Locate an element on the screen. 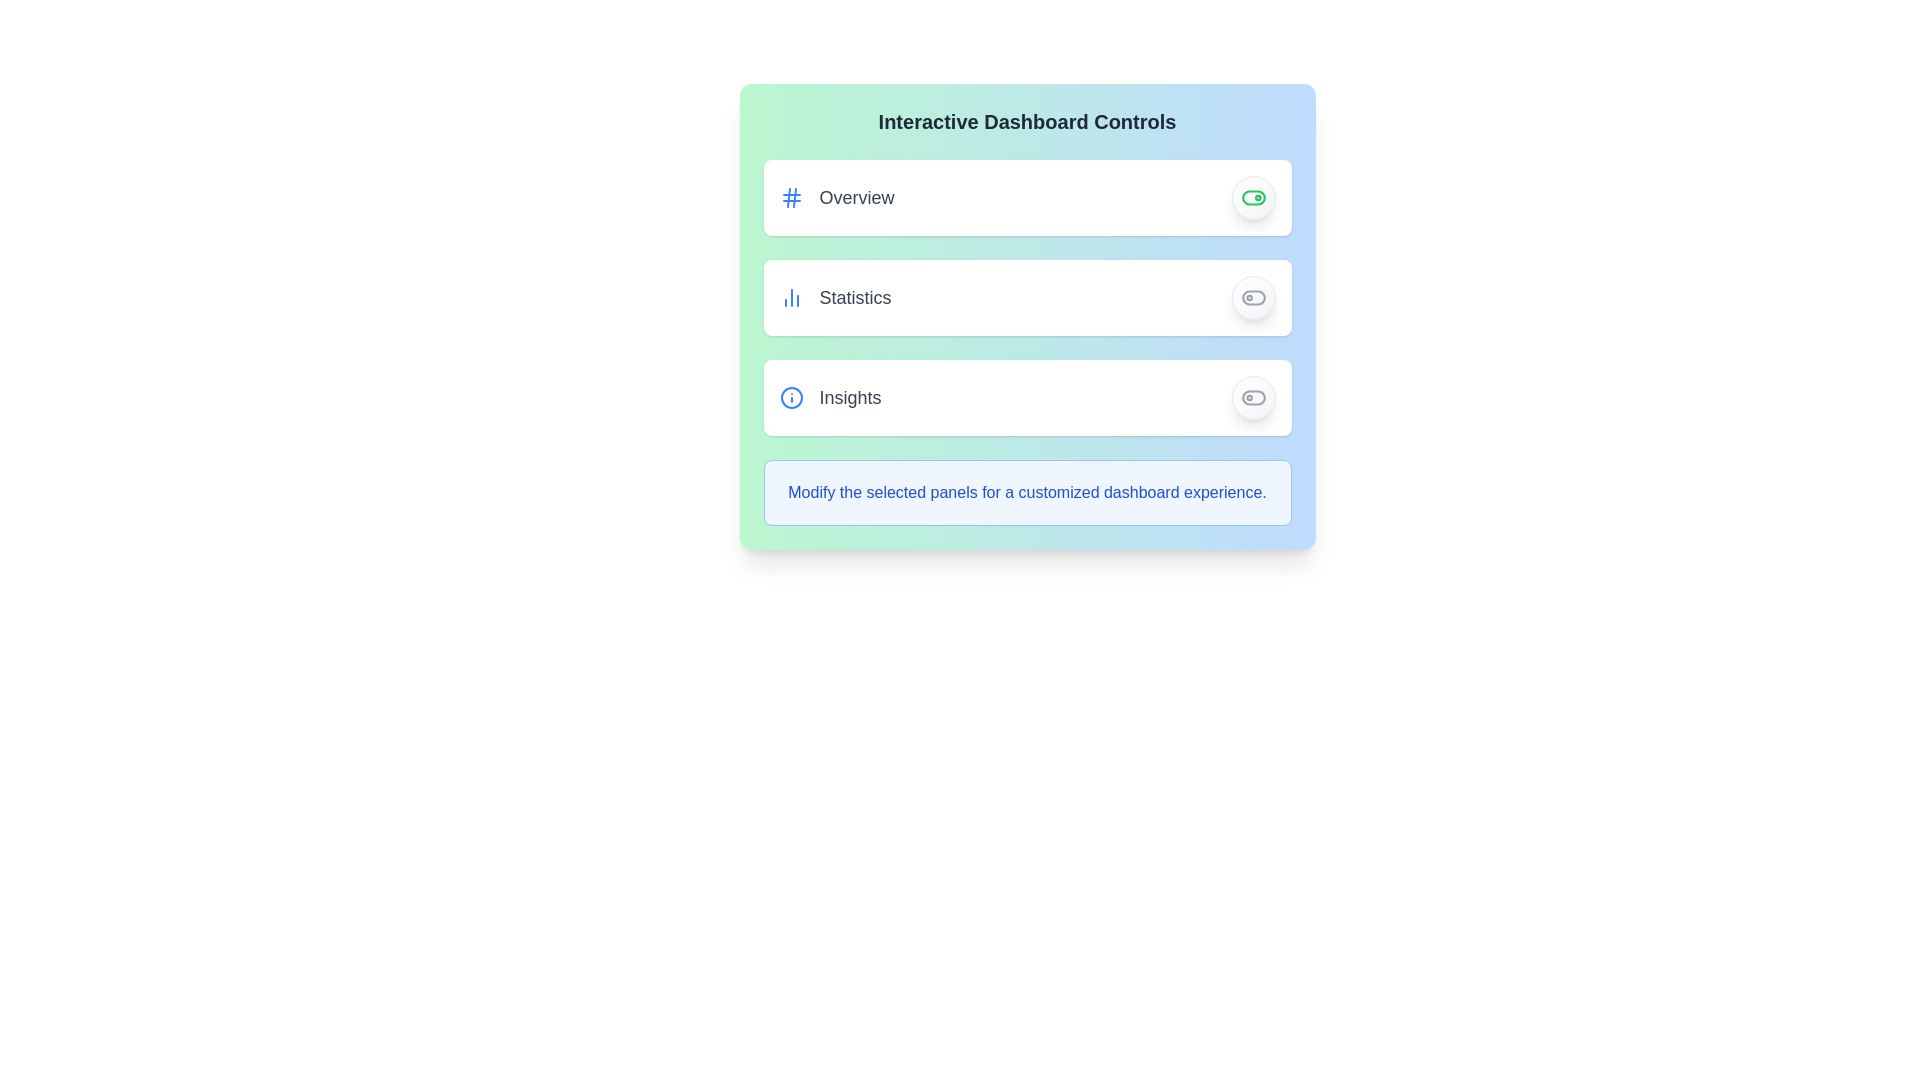 Image resolution: width=1920 pixels, height=1080 pixels. the circular toggle button styled with a light gradient background and shadow effect located at the right end of the 'Insights' label is located at coordinates (1252, 397).